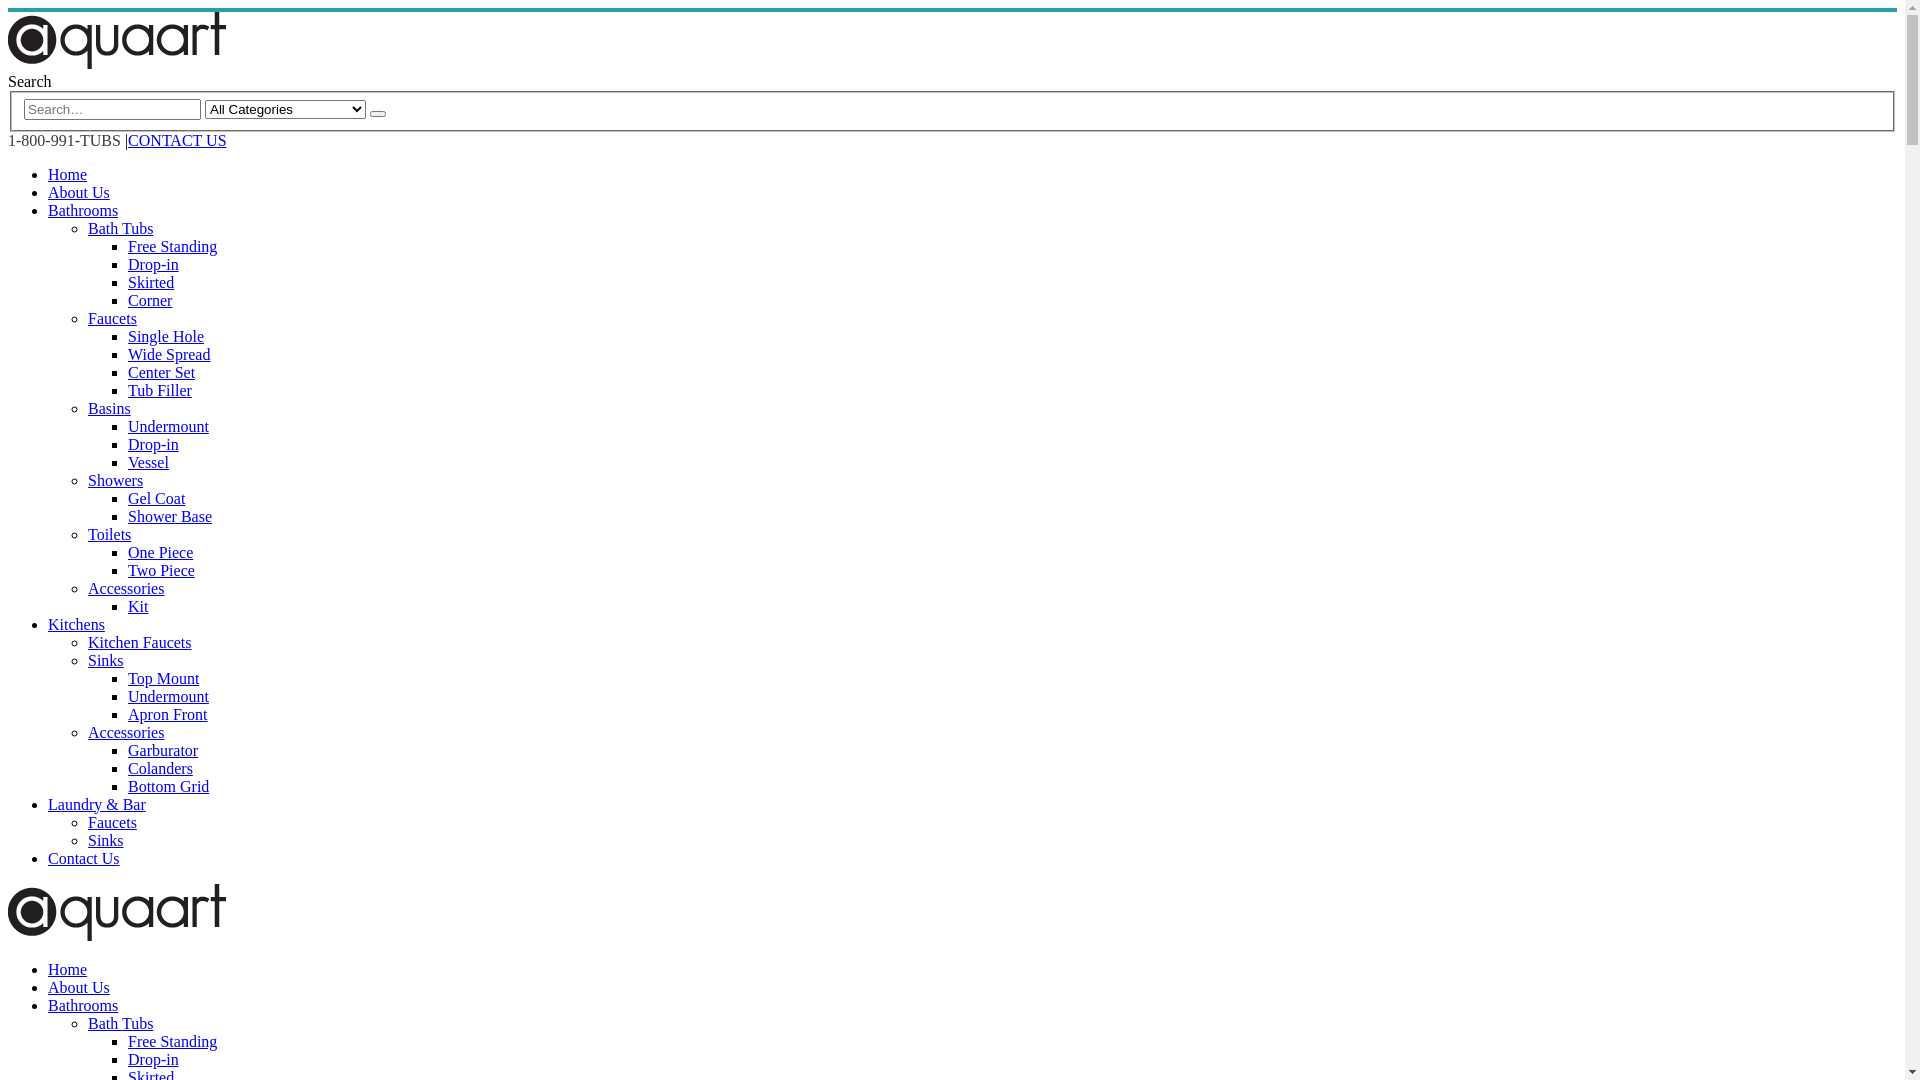  I want to click on 'Top Mount', so click(163, 677).